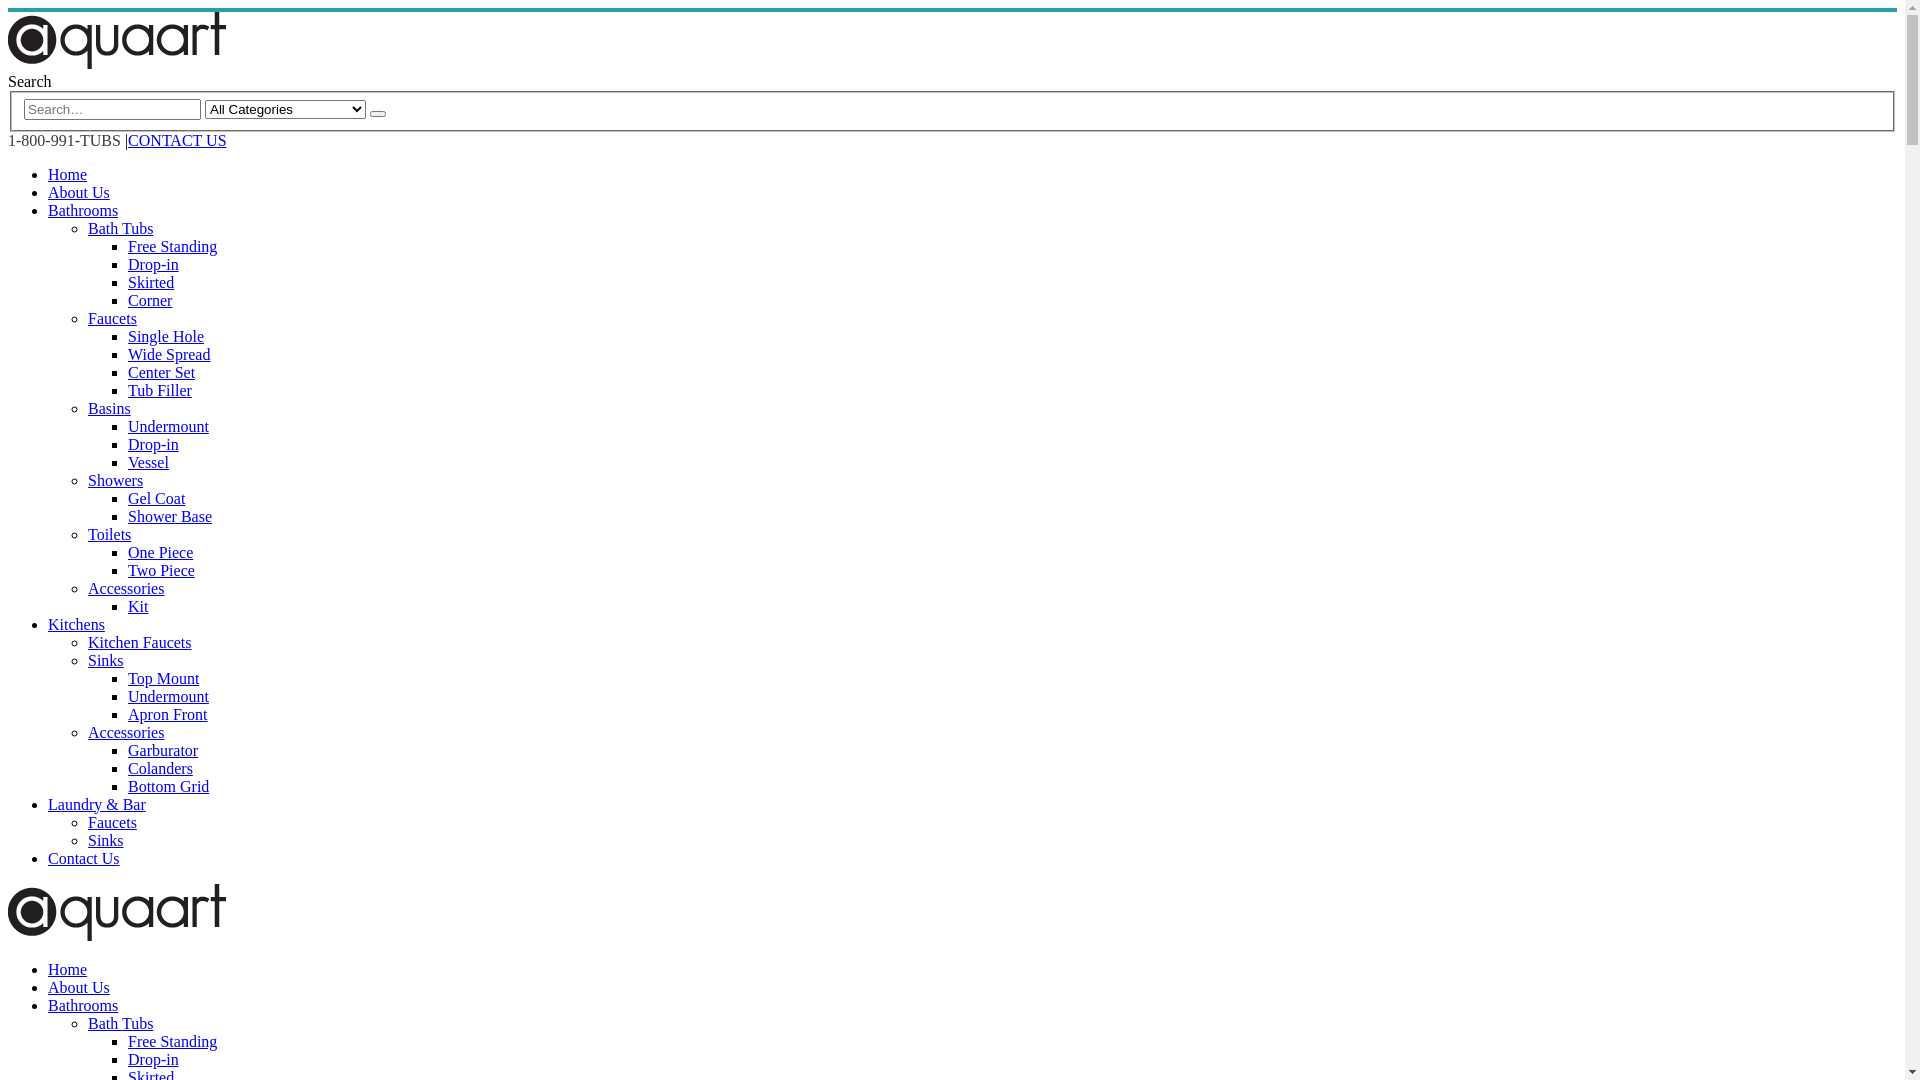  I want to click on 'Top Mount', so click(163, 677).